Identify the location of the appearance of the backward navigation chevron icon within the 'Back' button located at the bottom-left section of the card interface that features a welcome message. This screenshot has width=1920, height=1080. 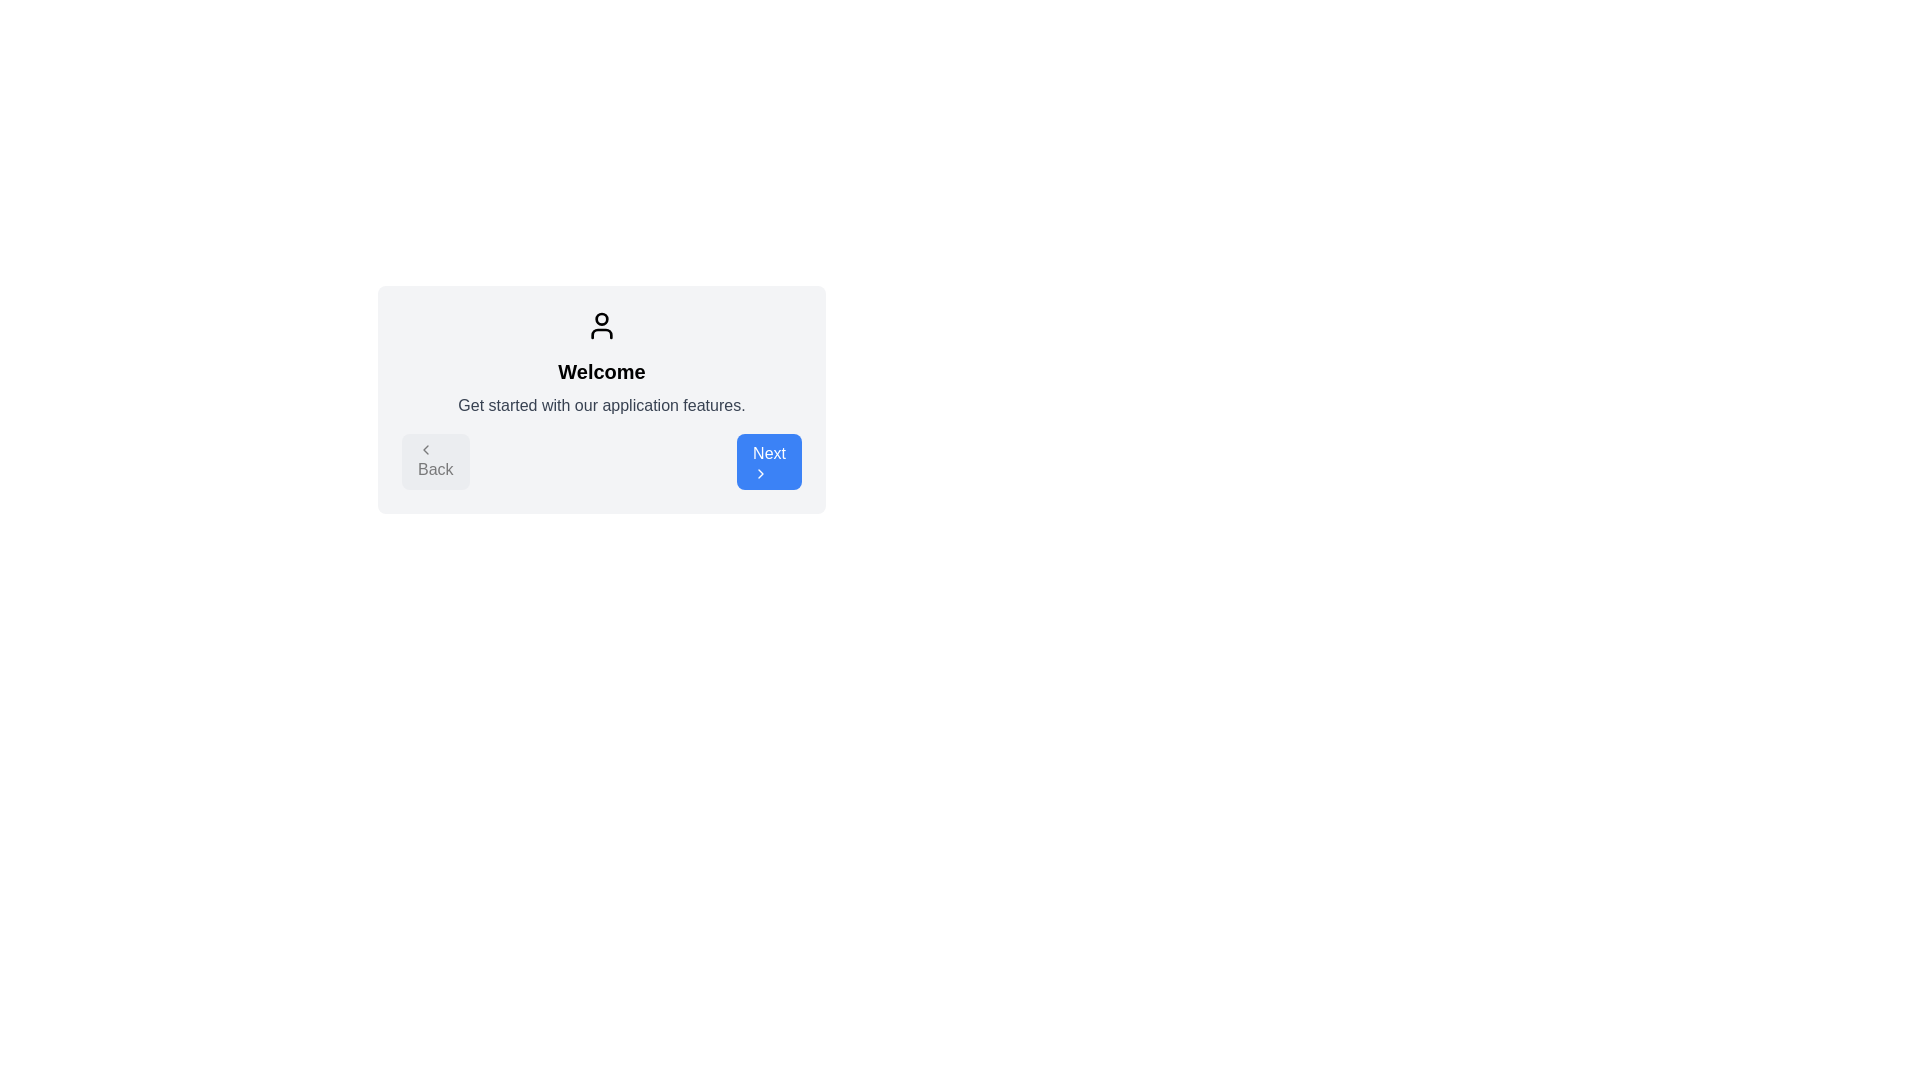
(425, 450).